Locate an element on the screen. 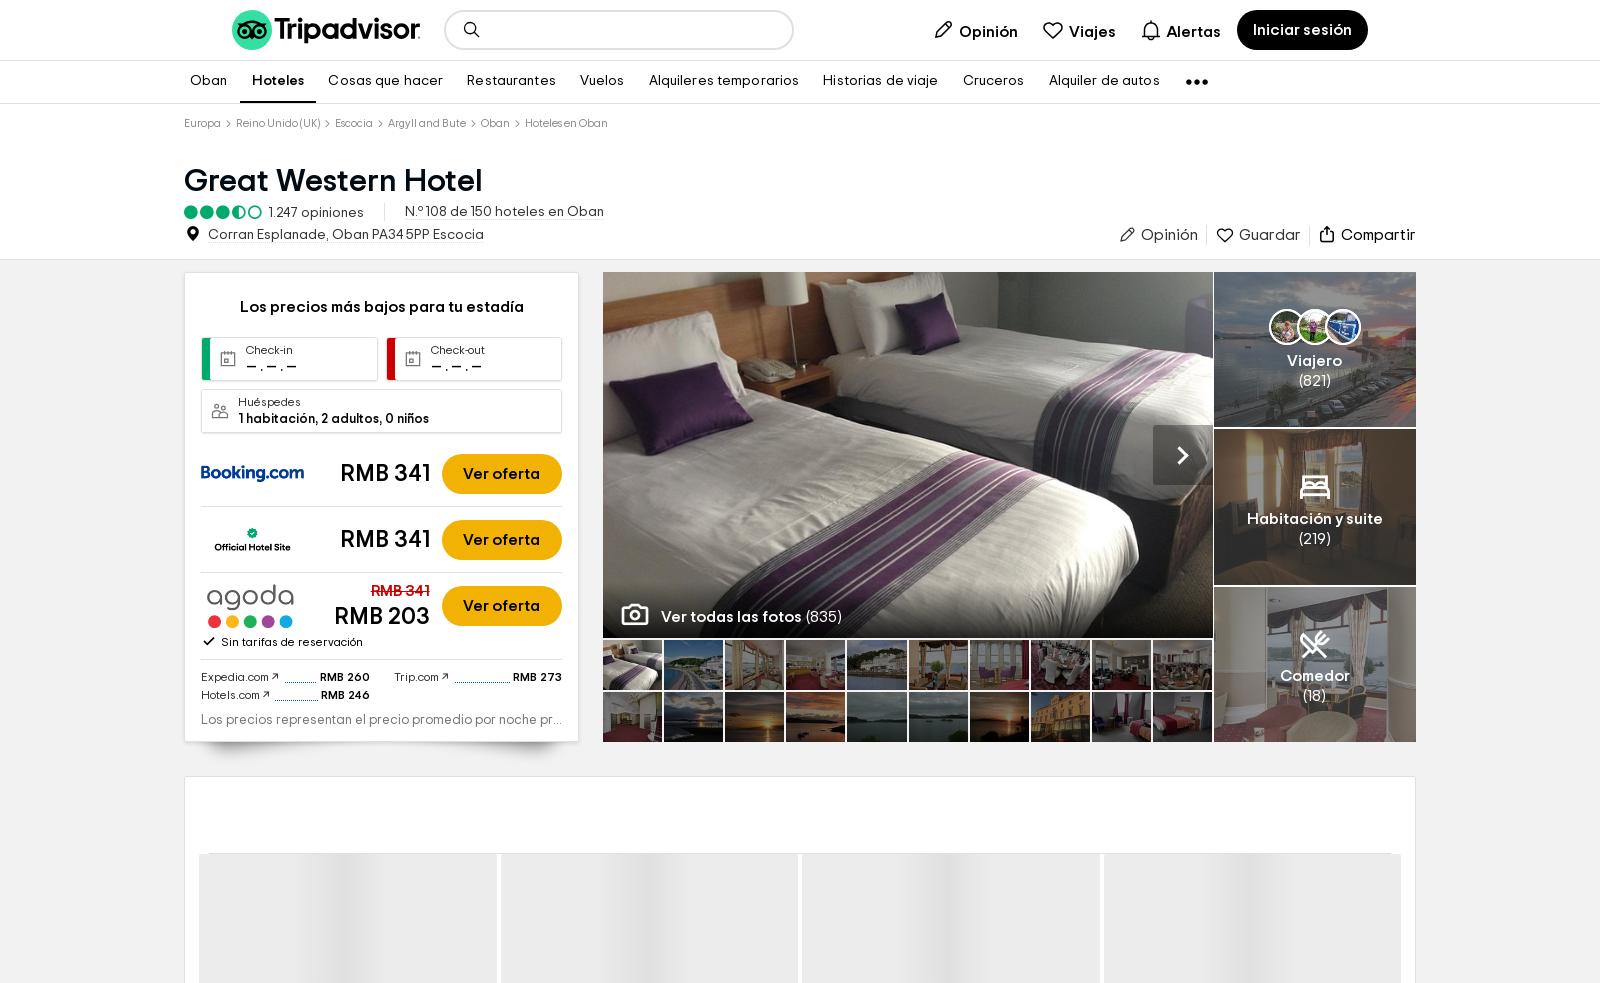  'RMB 273' is located at coordinates (511, 862).